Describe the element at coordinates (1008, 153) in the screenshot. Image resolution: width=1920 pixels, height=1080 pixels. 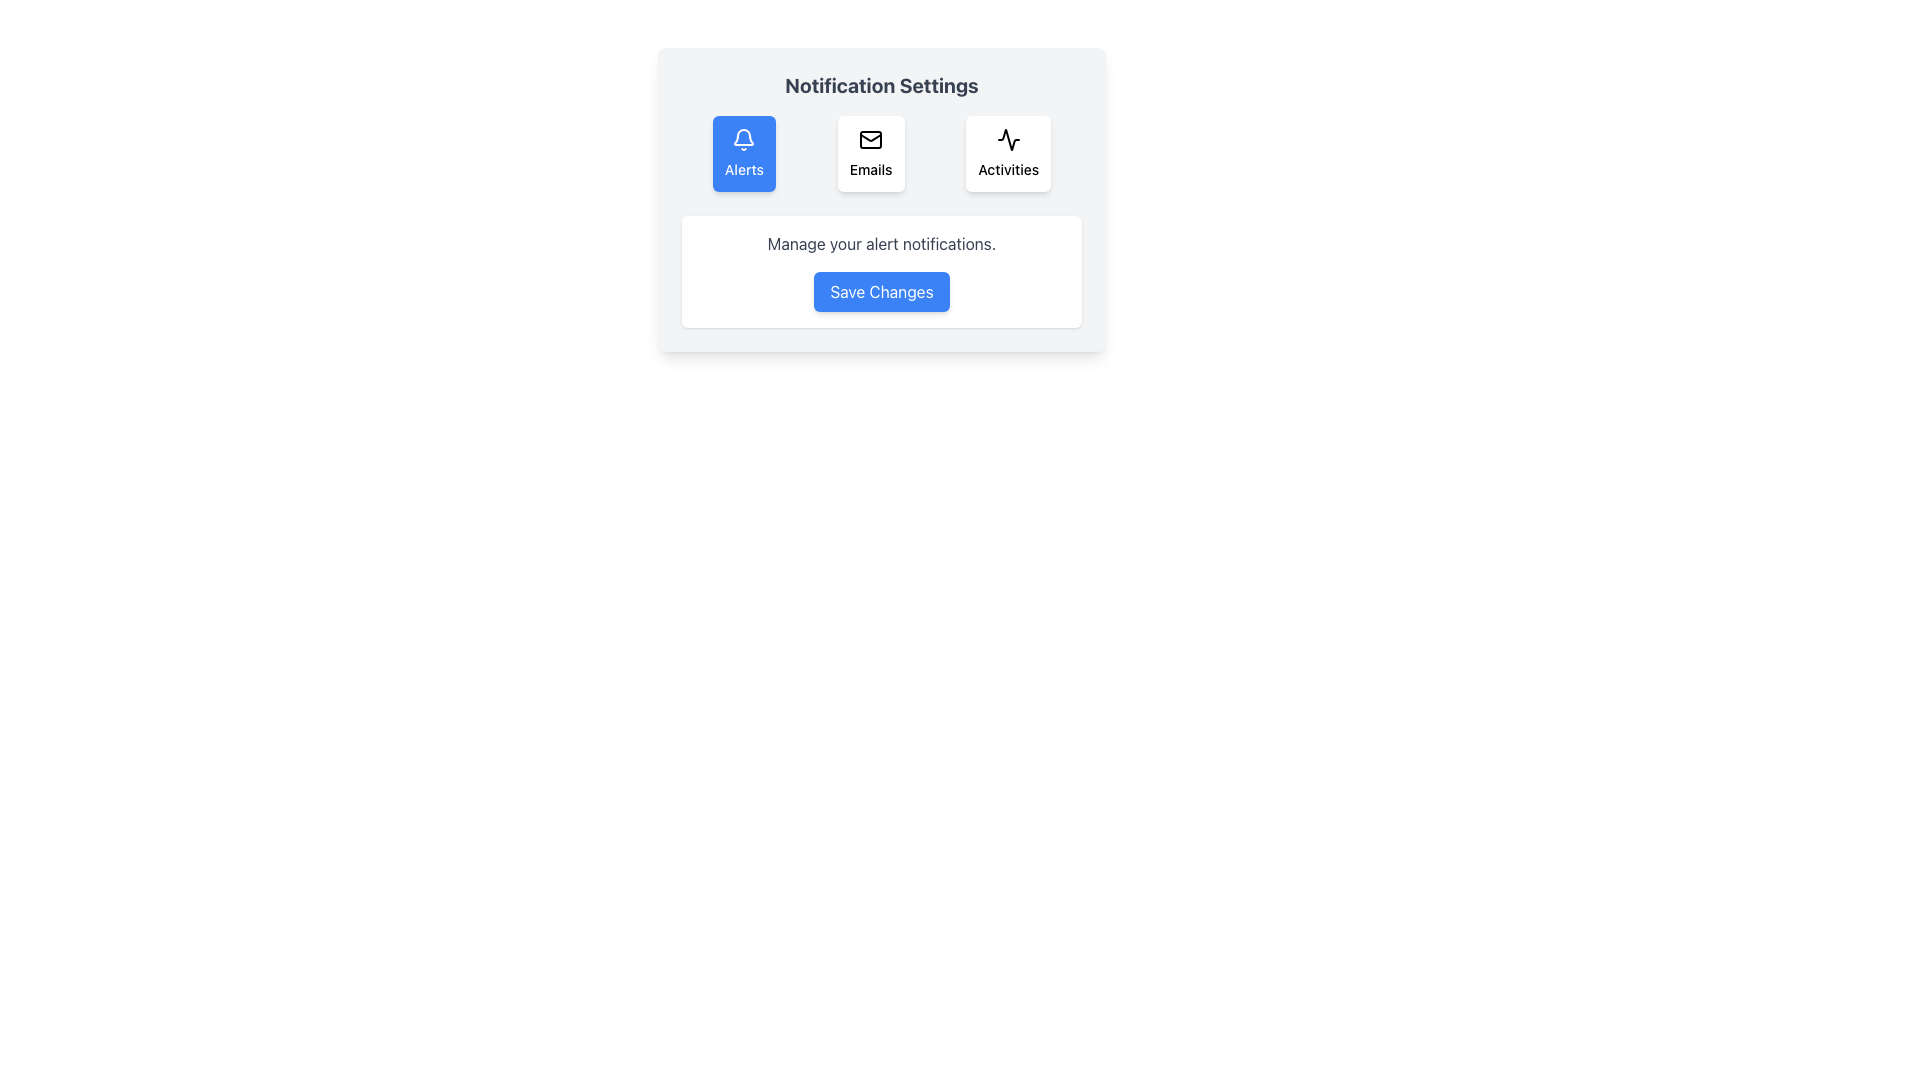
I see `the 'Activities' button located in the top section of the interface within the 'Notification Settings' panel, which is the third button in a horizontal group of three, following 'Alerts' and 'Emails'` at that location.